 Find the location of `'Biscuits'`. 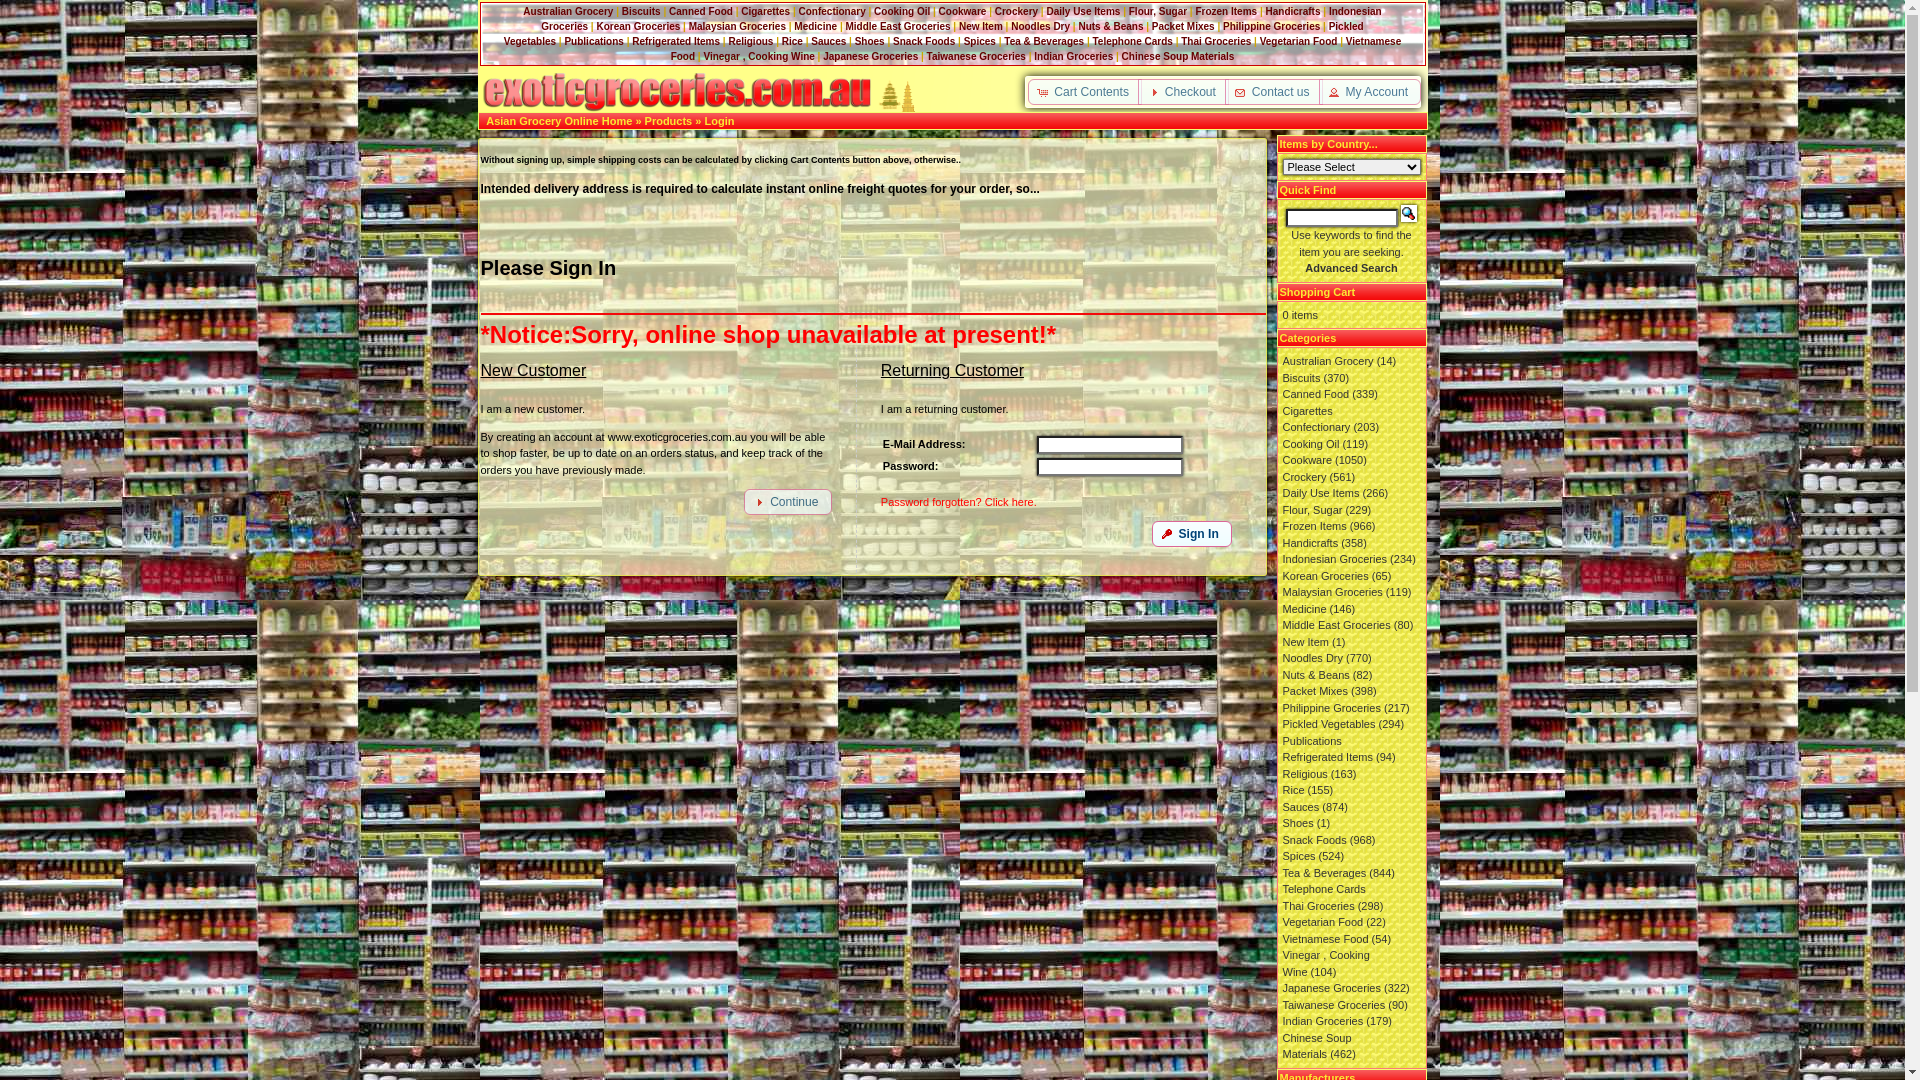

'Biscuits' is located at coordinates (621, 11).